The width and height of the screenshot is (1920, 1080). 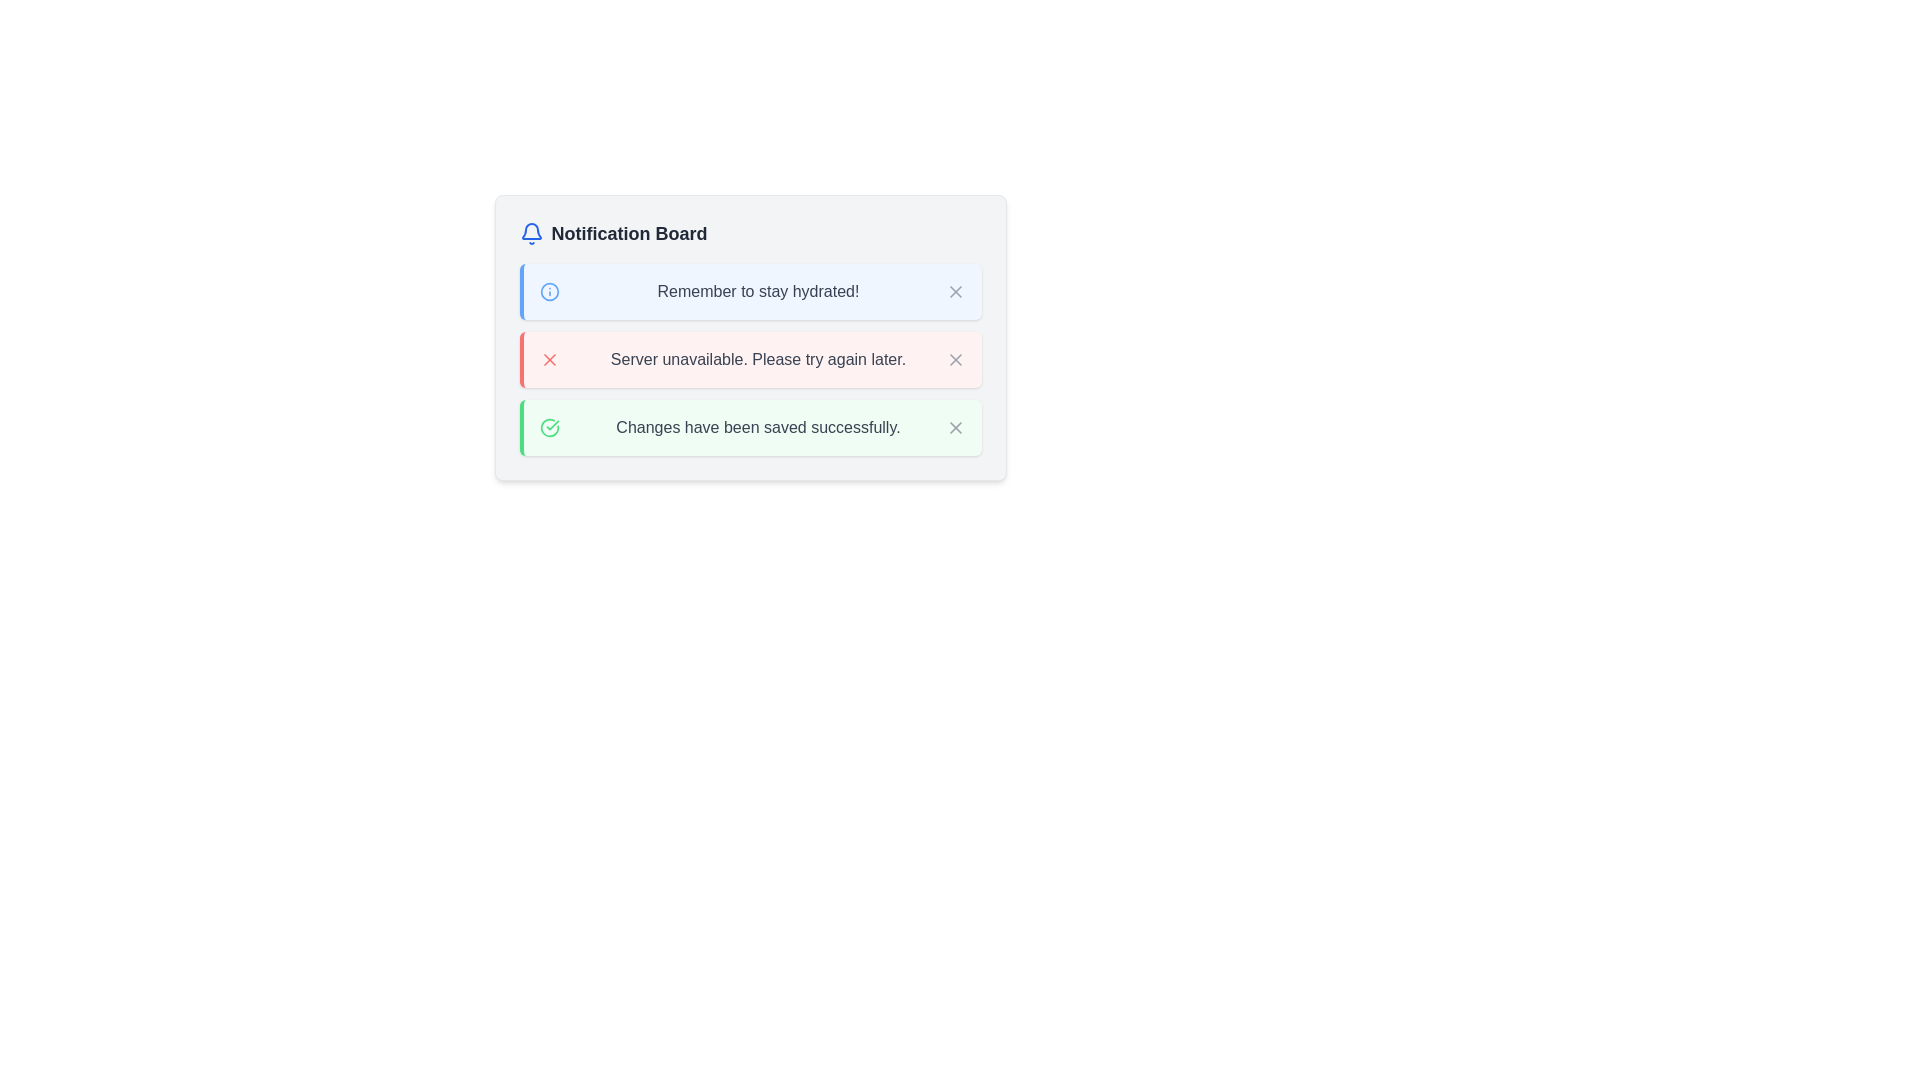 What do you see at coordinates (757, 358) in the screenshot?
I see `the text information display element that shows a notification about server unavailability, which is located between the 'Remember to stay hydrated!' and 'Changes have been saved successfully' notifications` at bounding box center [757, 358].